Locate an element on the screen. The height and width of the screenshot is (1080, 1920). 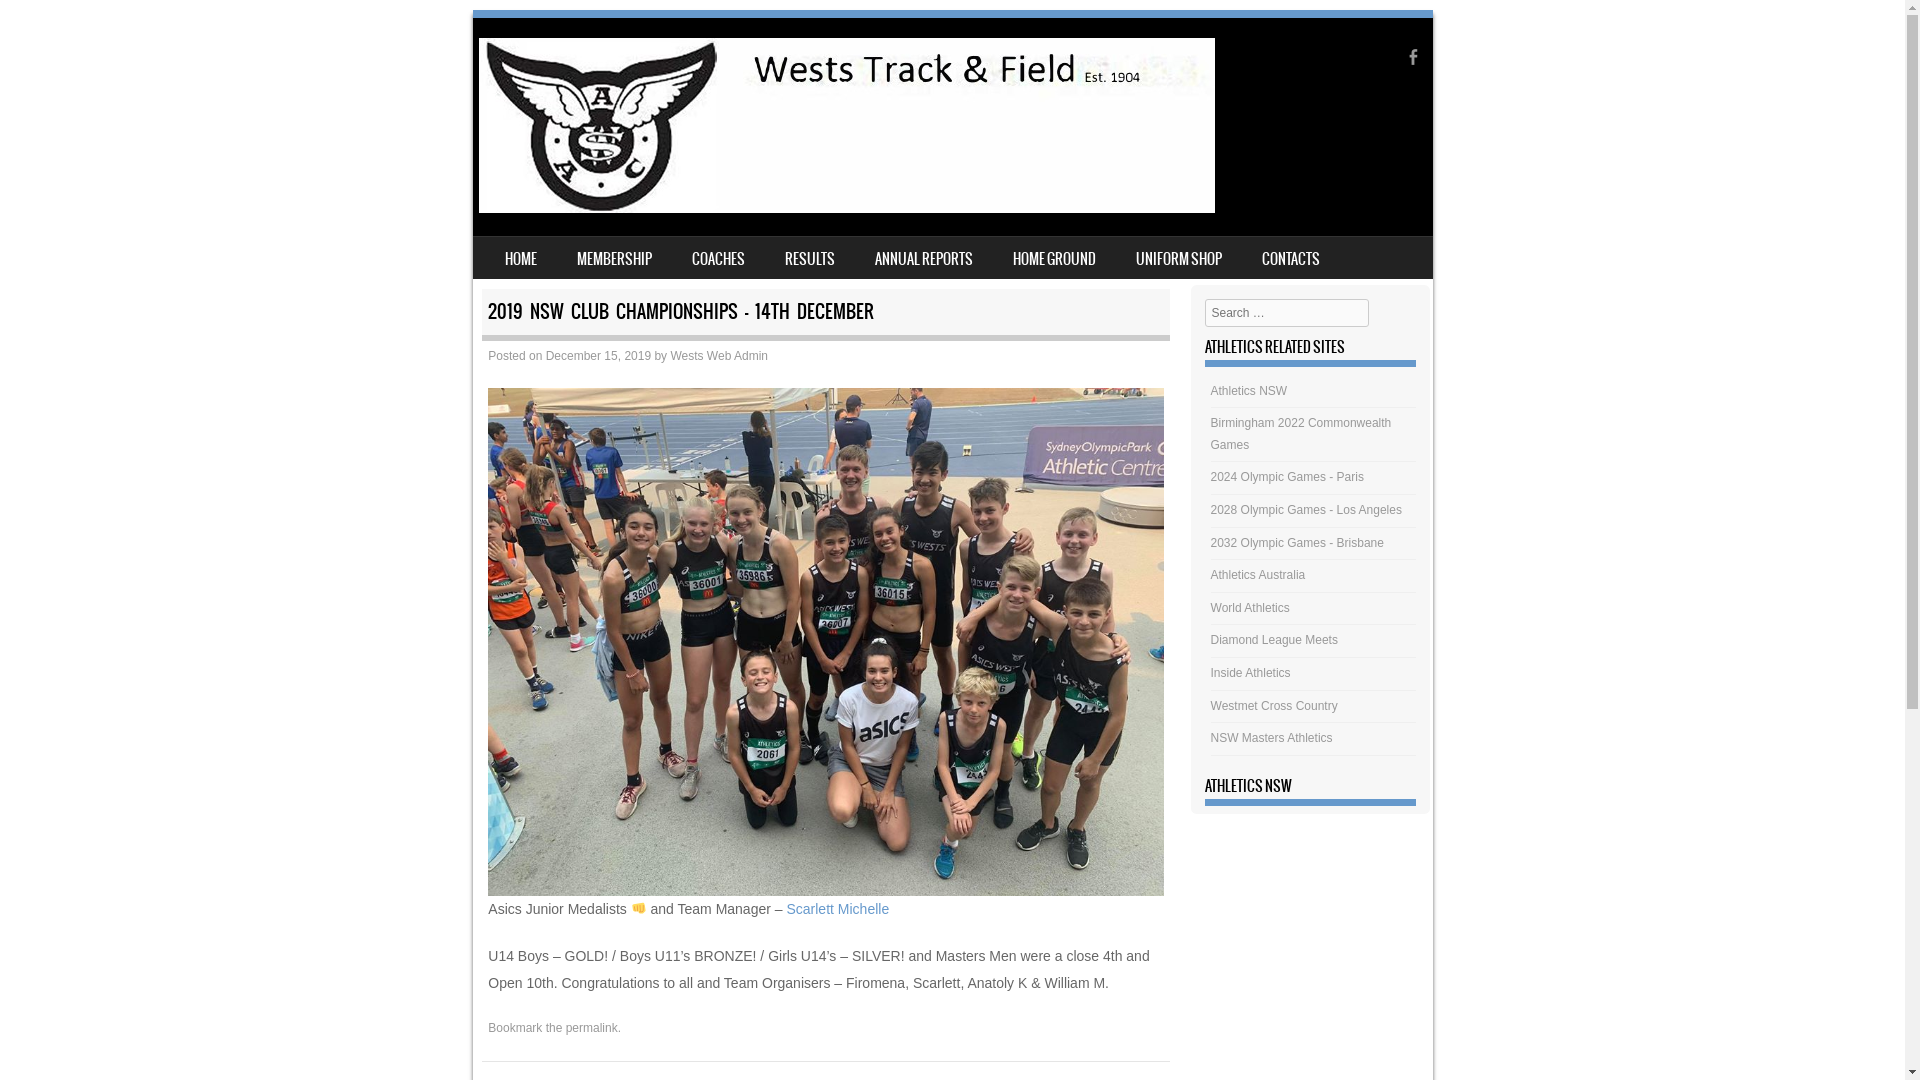
'Scarlett Michelle' is located at coordinates (837, 909).